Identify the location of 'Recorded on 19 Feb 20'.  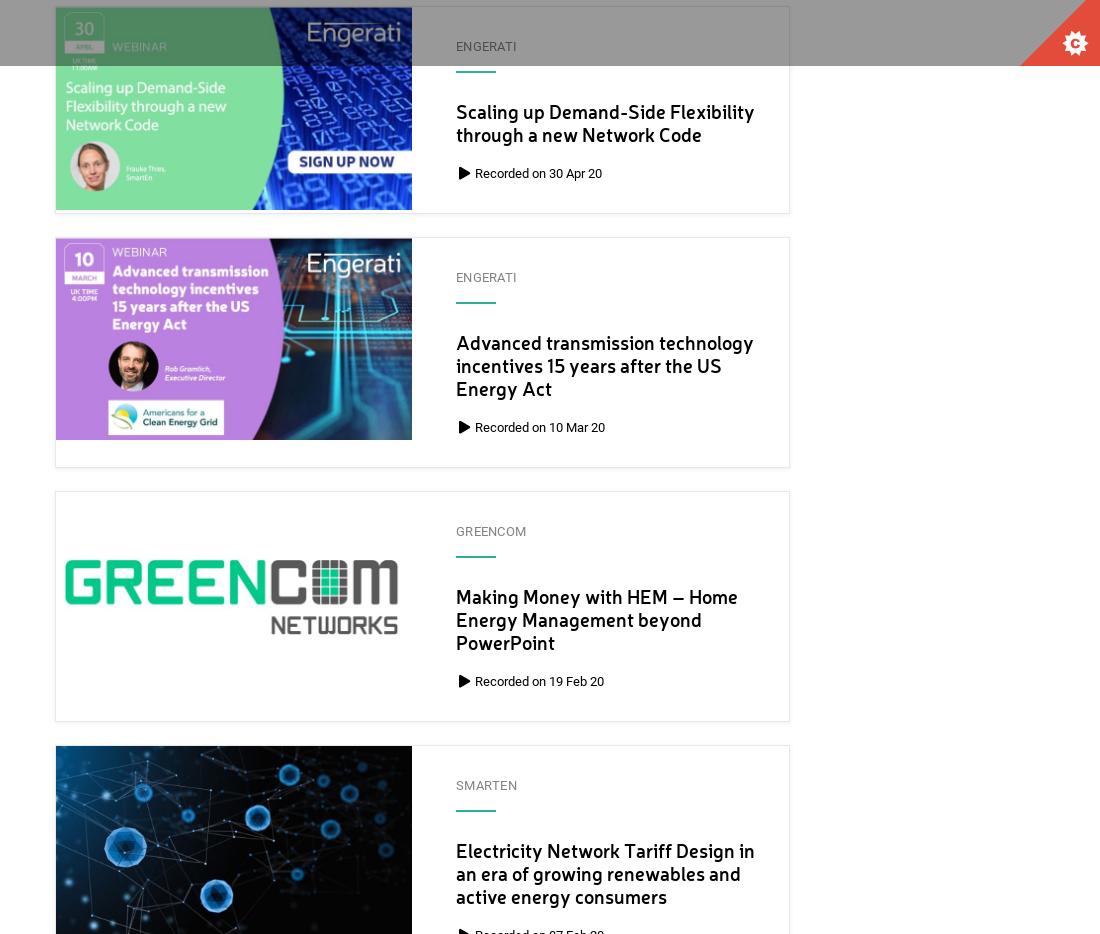
(471, 680).